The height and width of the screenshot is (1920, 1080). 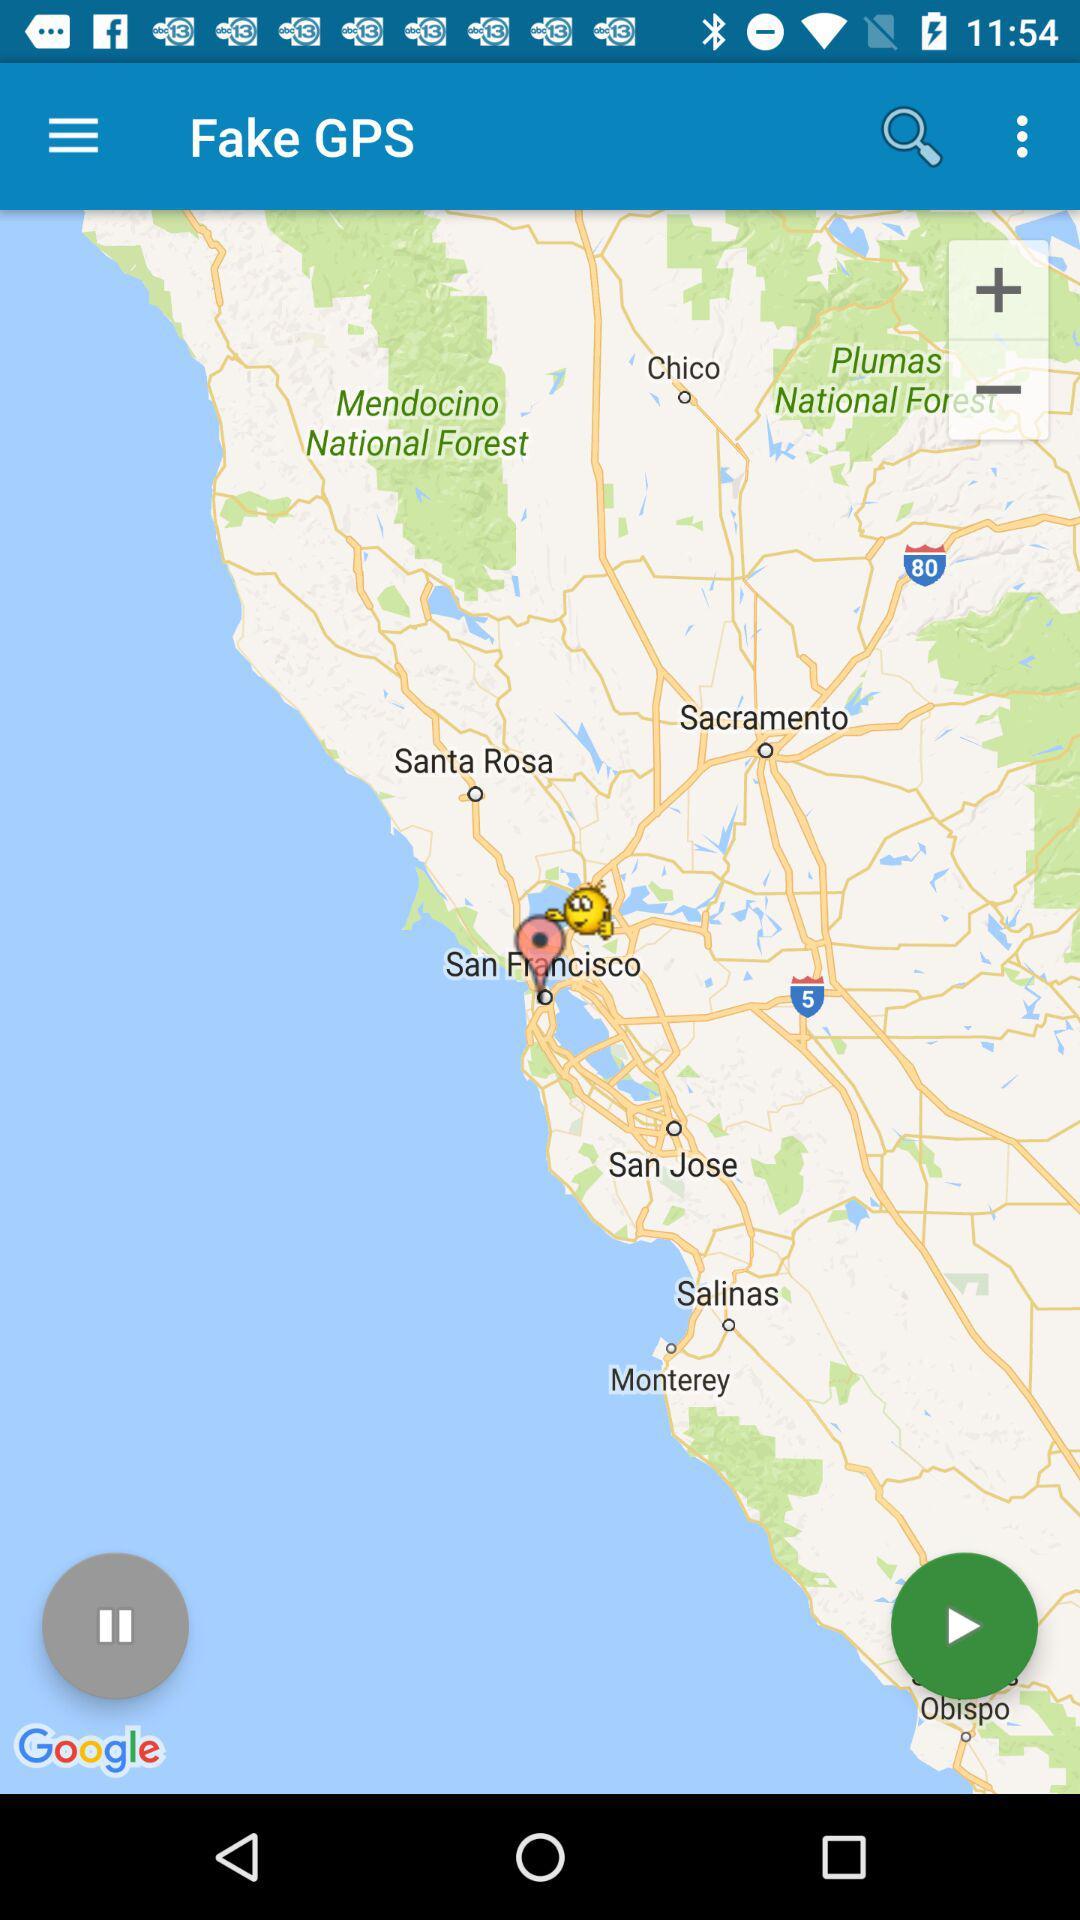 I want to click on the icon to the left of the fake gps item, so click(x=72, y=135).